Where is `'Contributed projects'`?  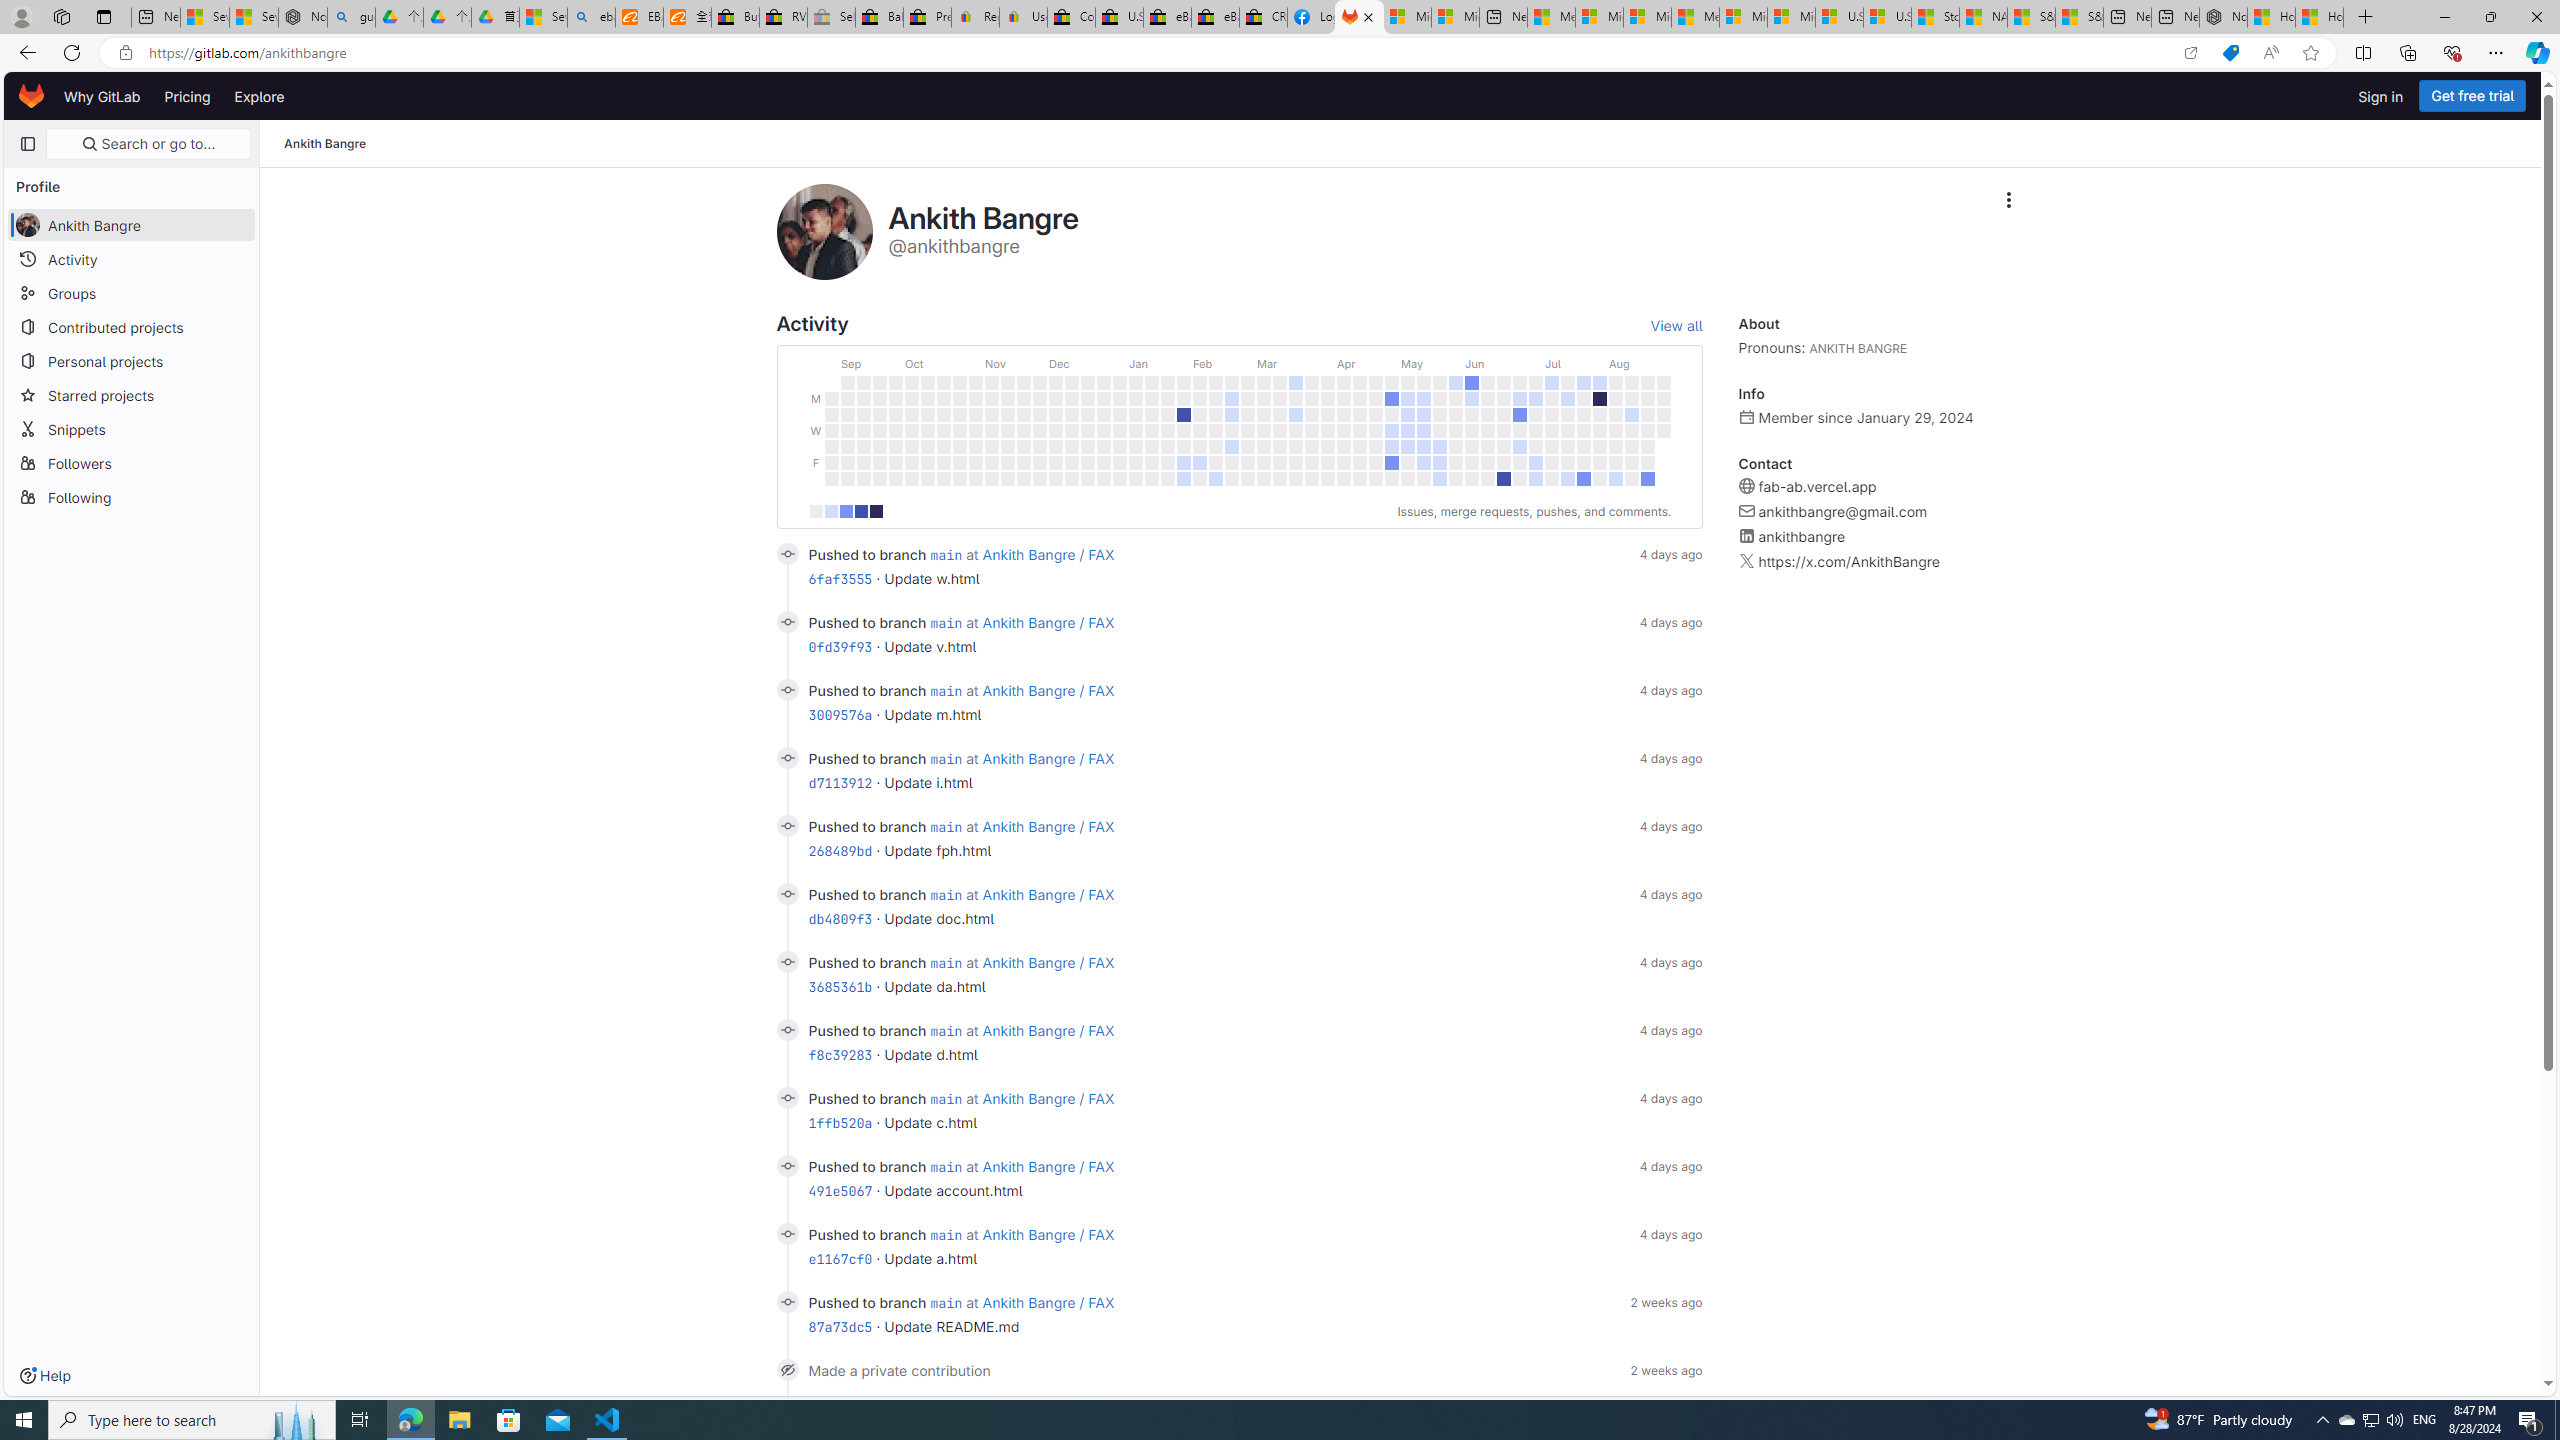 'Contributed projects' is located at coordinates (130, 325).